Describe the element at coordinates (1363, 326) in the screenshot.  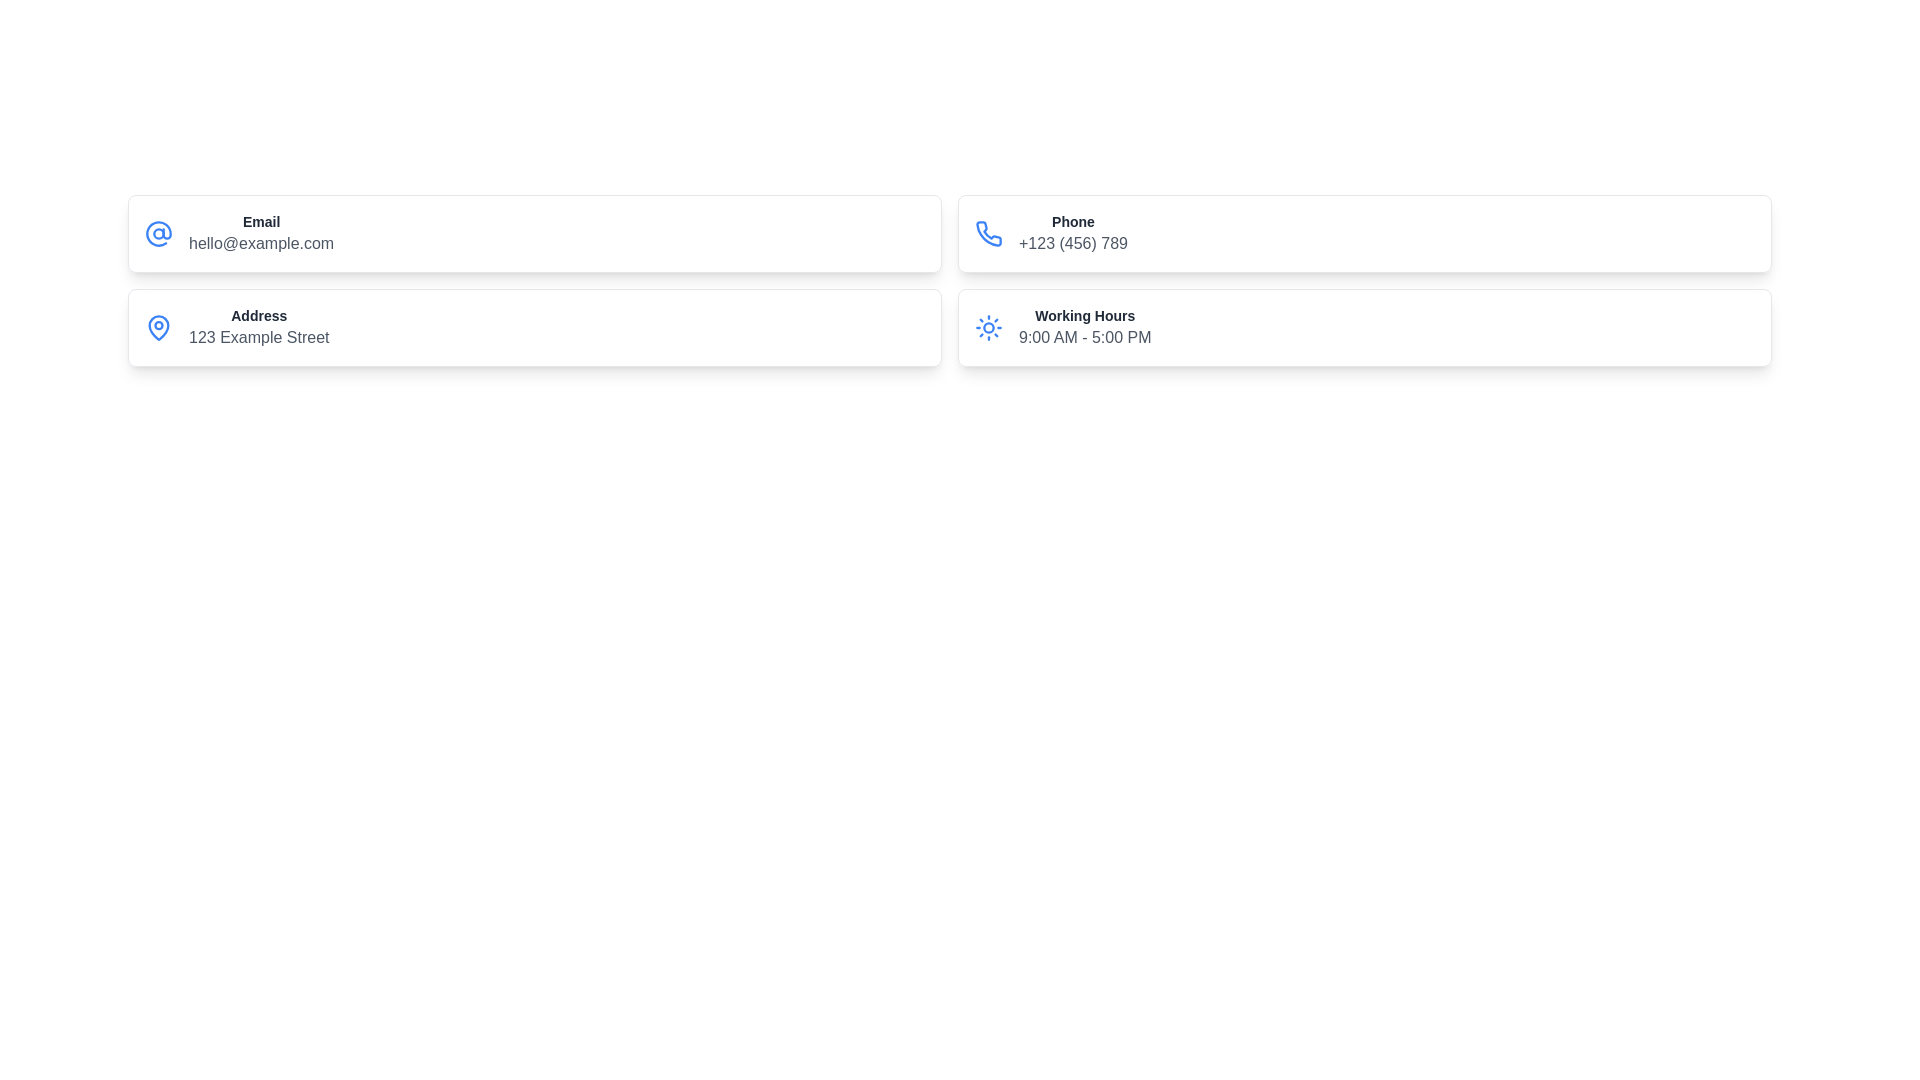
I see `the Informational card that displays the working hours of a service, located in the rightmost column of the second row in a two-column layout grid` at that location.